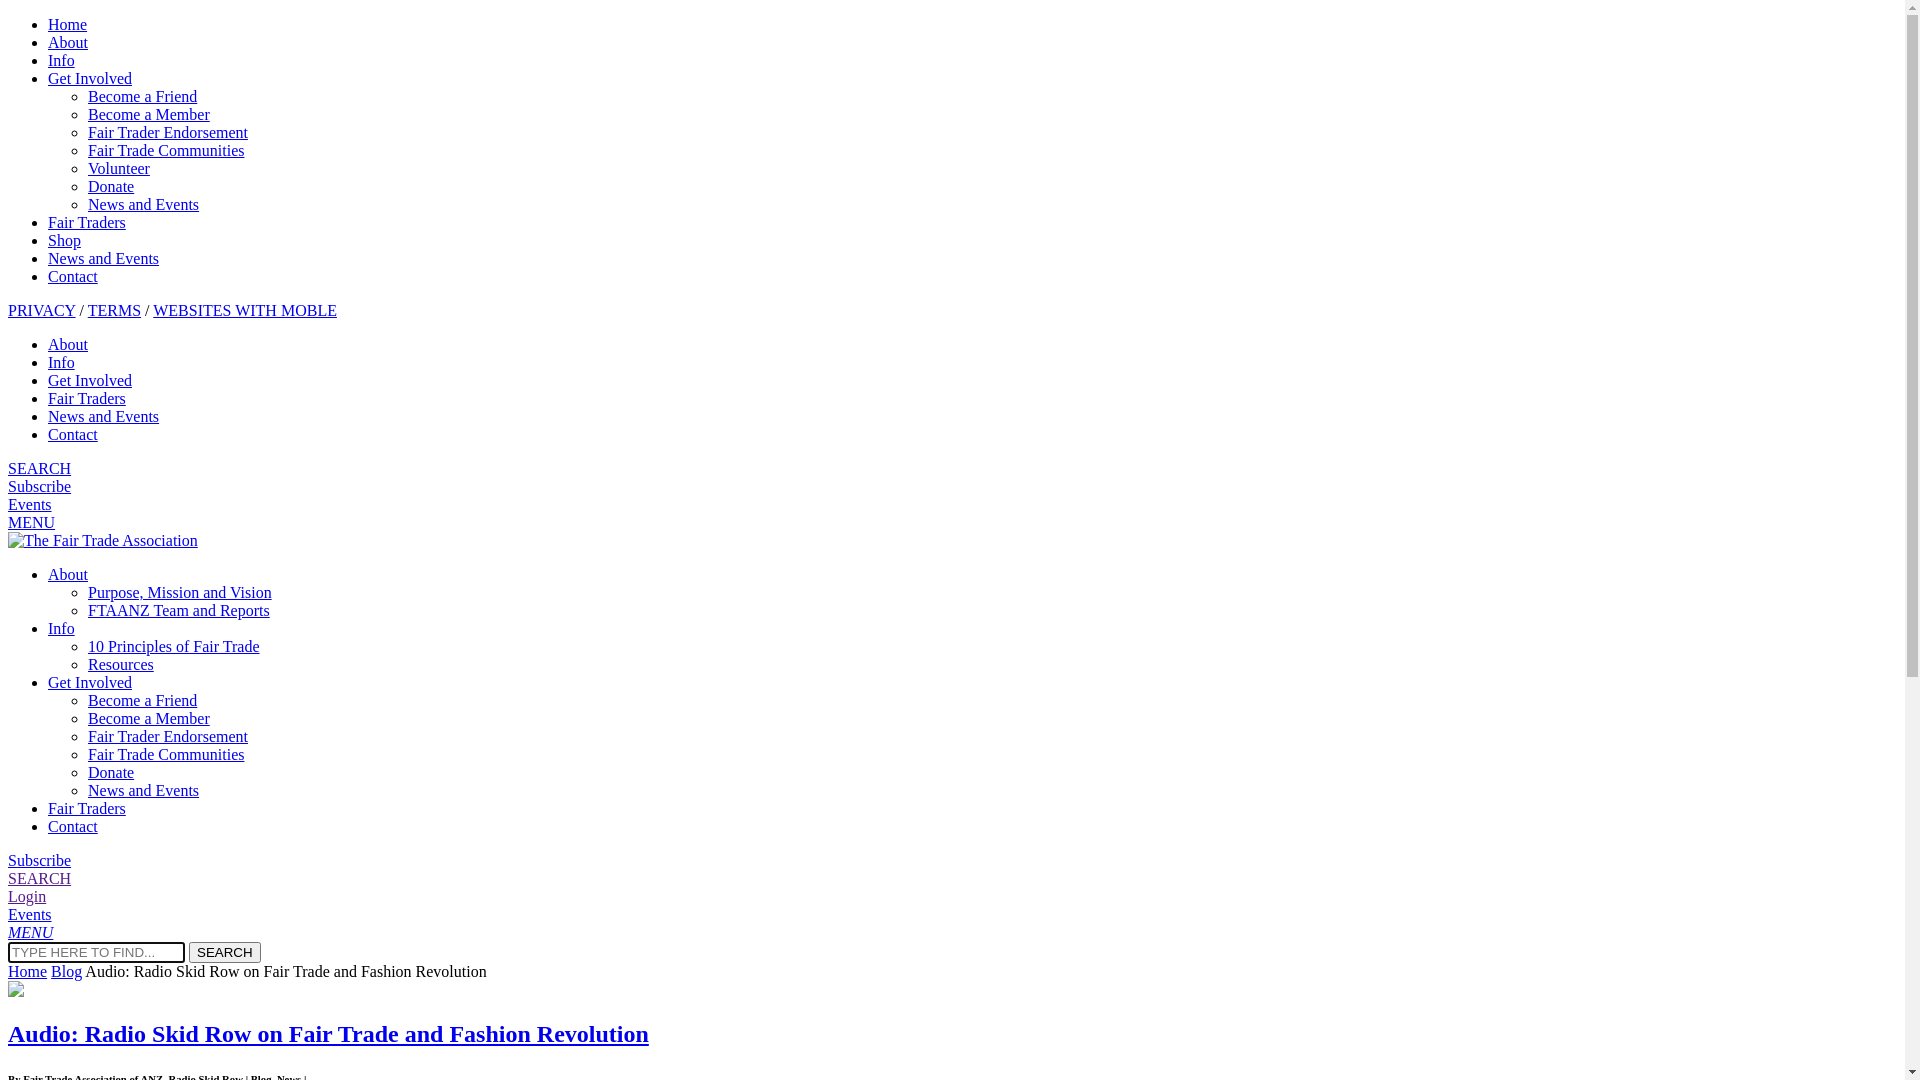 The height and width of the screenshot is (1080, 1920). I want to click on 'Fair Trader Endorsement', so click(168, 132).